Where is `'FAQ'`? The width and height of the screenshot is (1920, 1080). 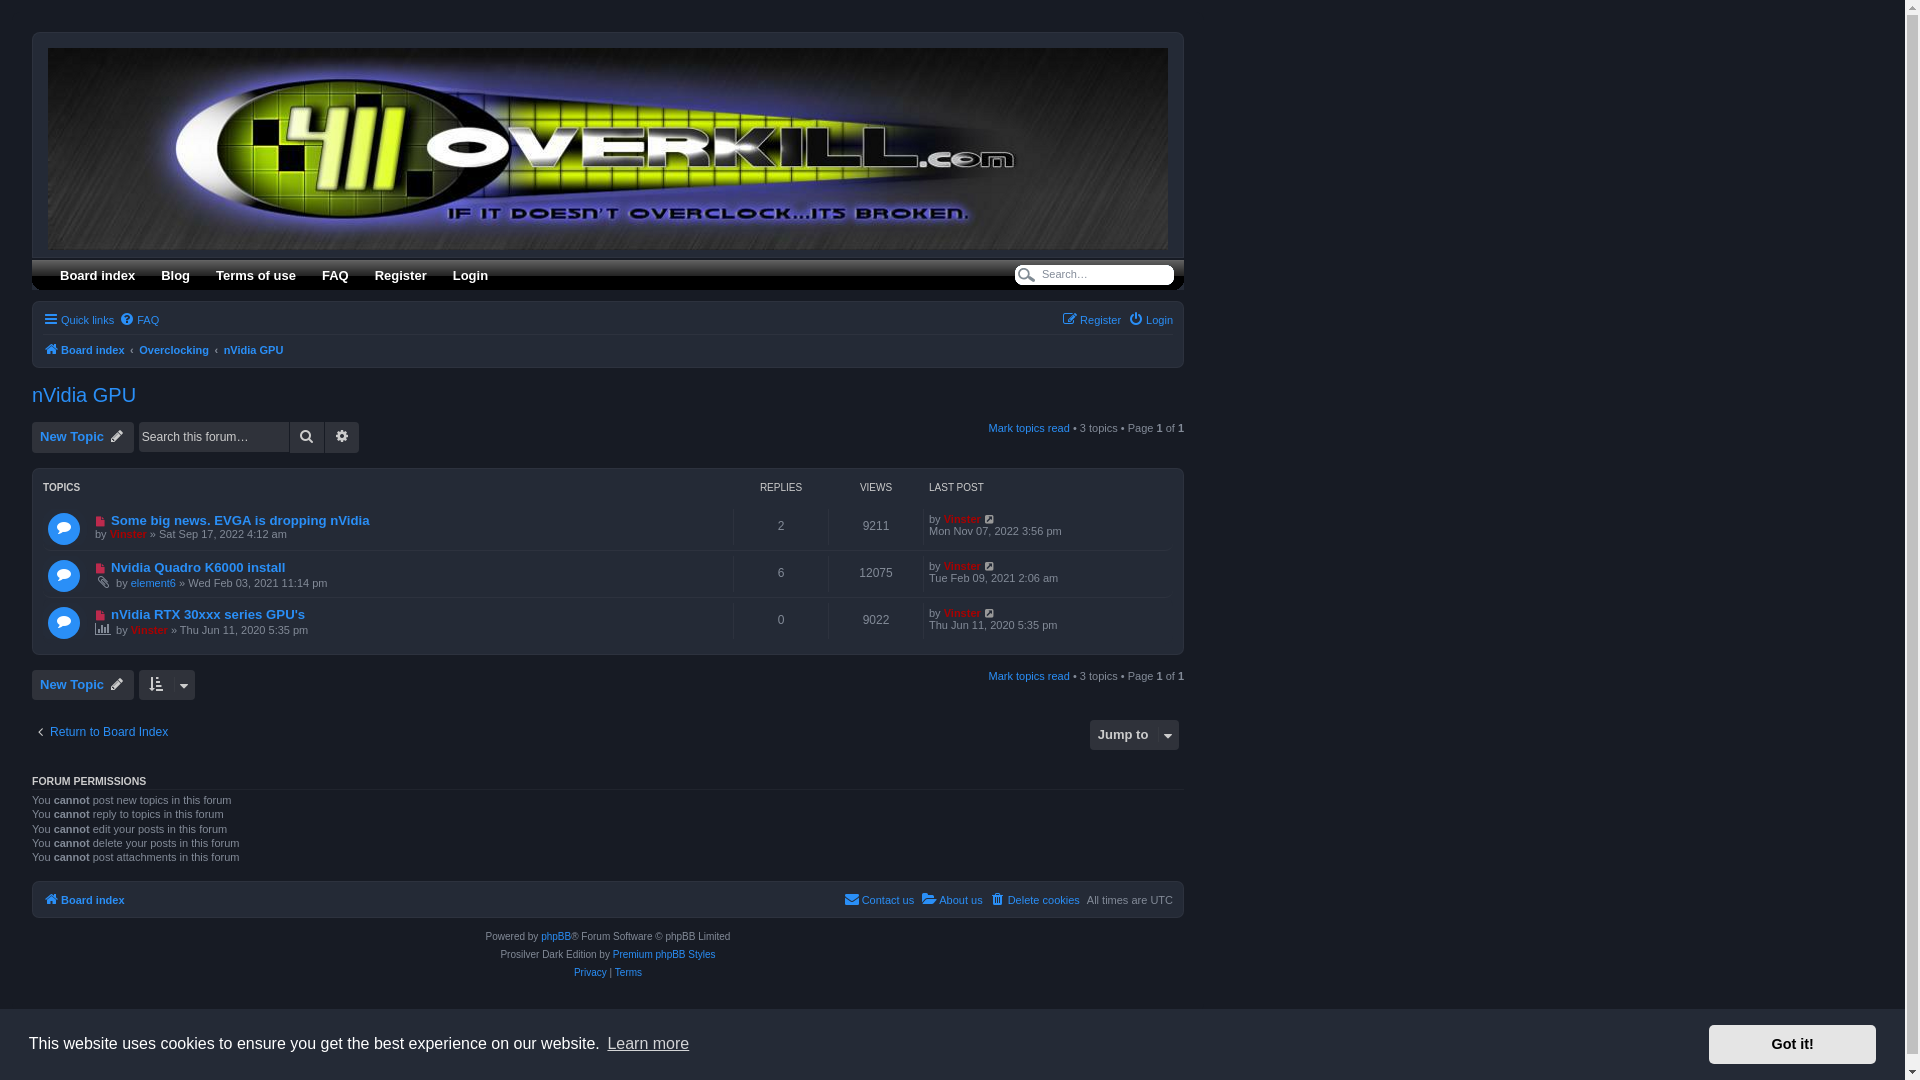 'FAQ' is located at coordinates (138, 319).